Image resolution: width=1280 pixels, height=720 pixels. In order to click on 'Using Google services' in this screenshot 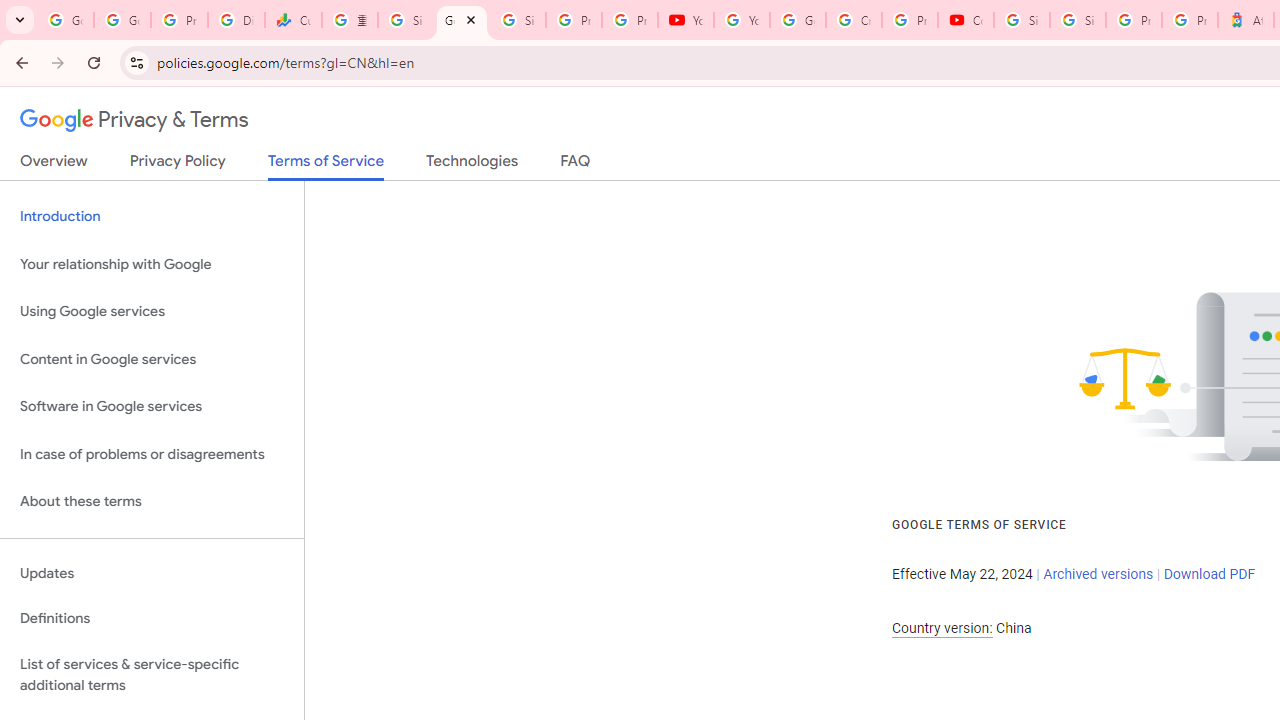, I will do `click(151, 312)`.